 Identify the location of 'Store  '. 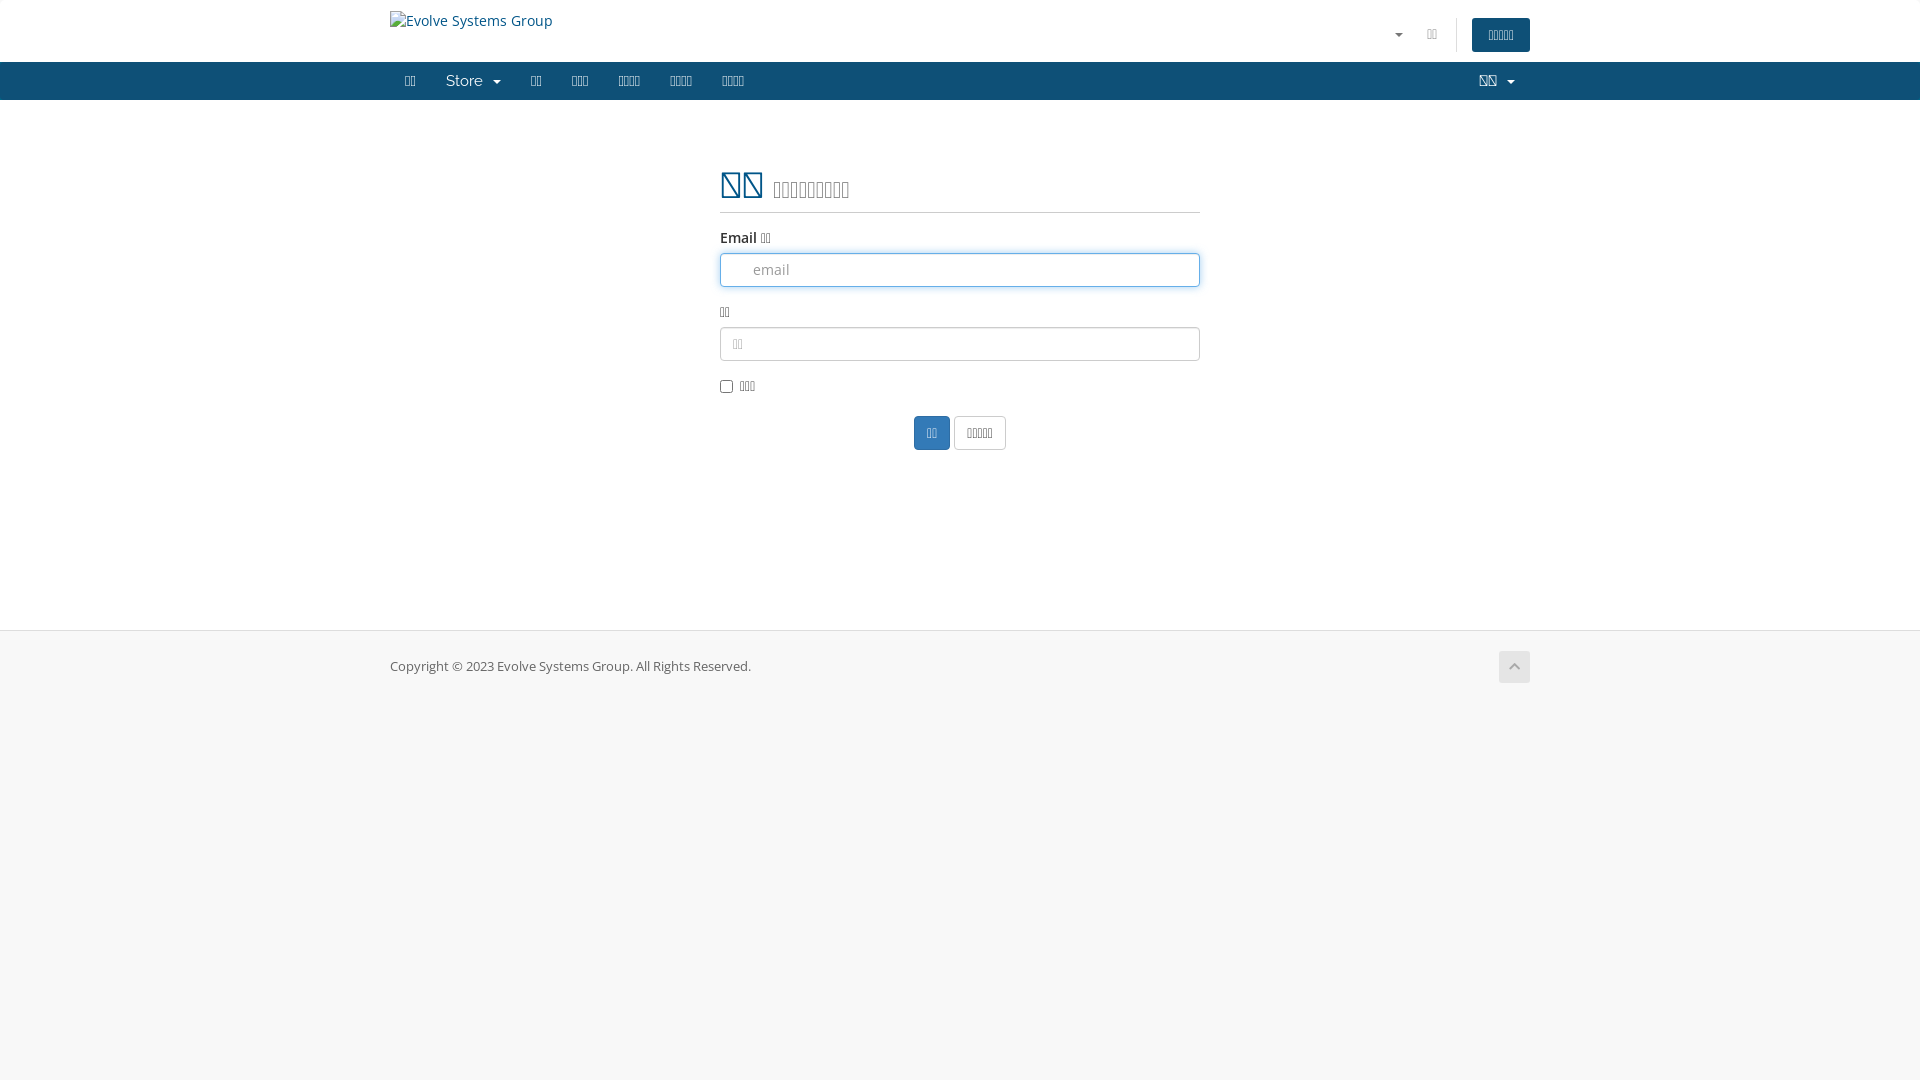
(472, 80).